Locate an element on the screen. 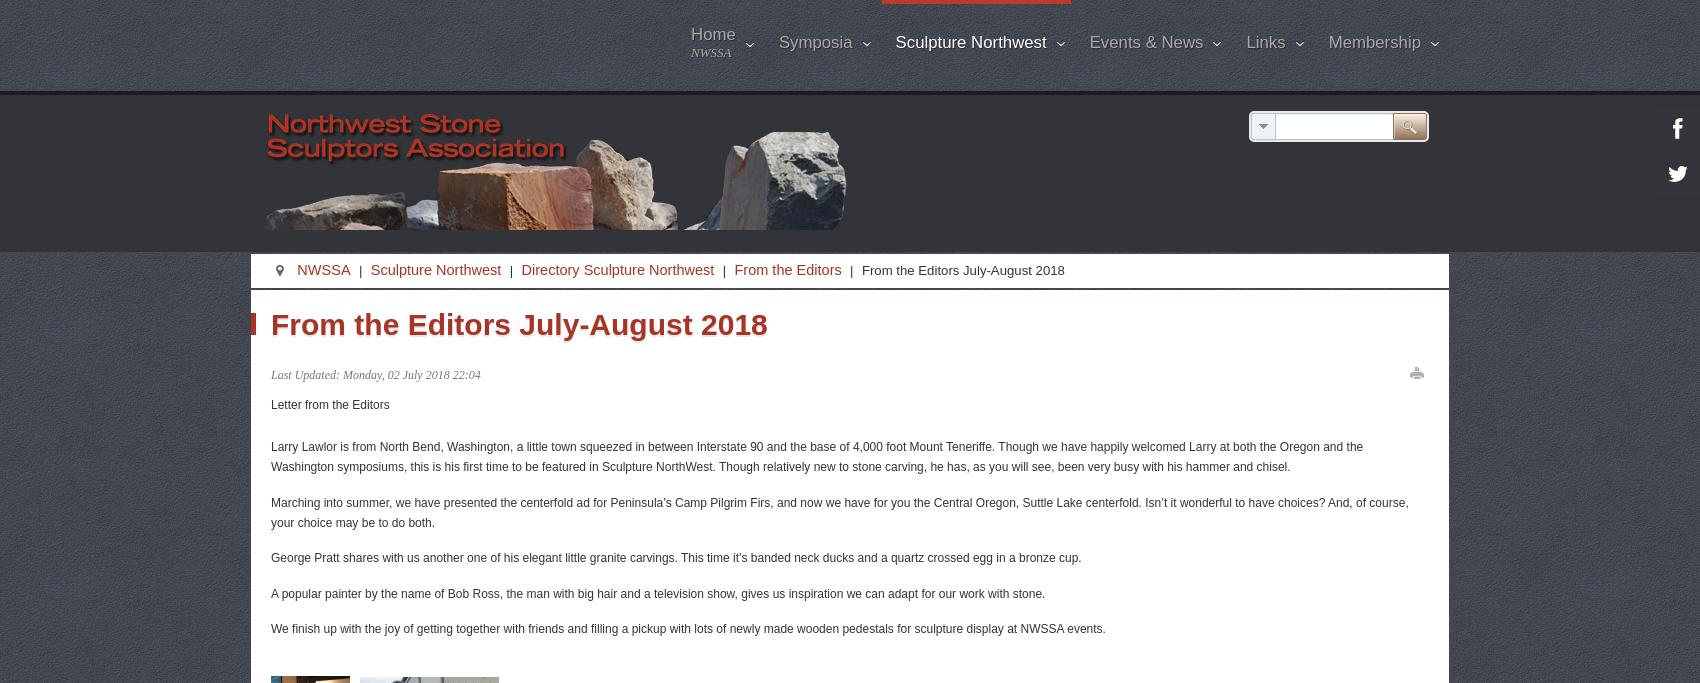 This screenshot has width=1700, height=683. 'News Feeds' is located at coordinates (1313, 308).